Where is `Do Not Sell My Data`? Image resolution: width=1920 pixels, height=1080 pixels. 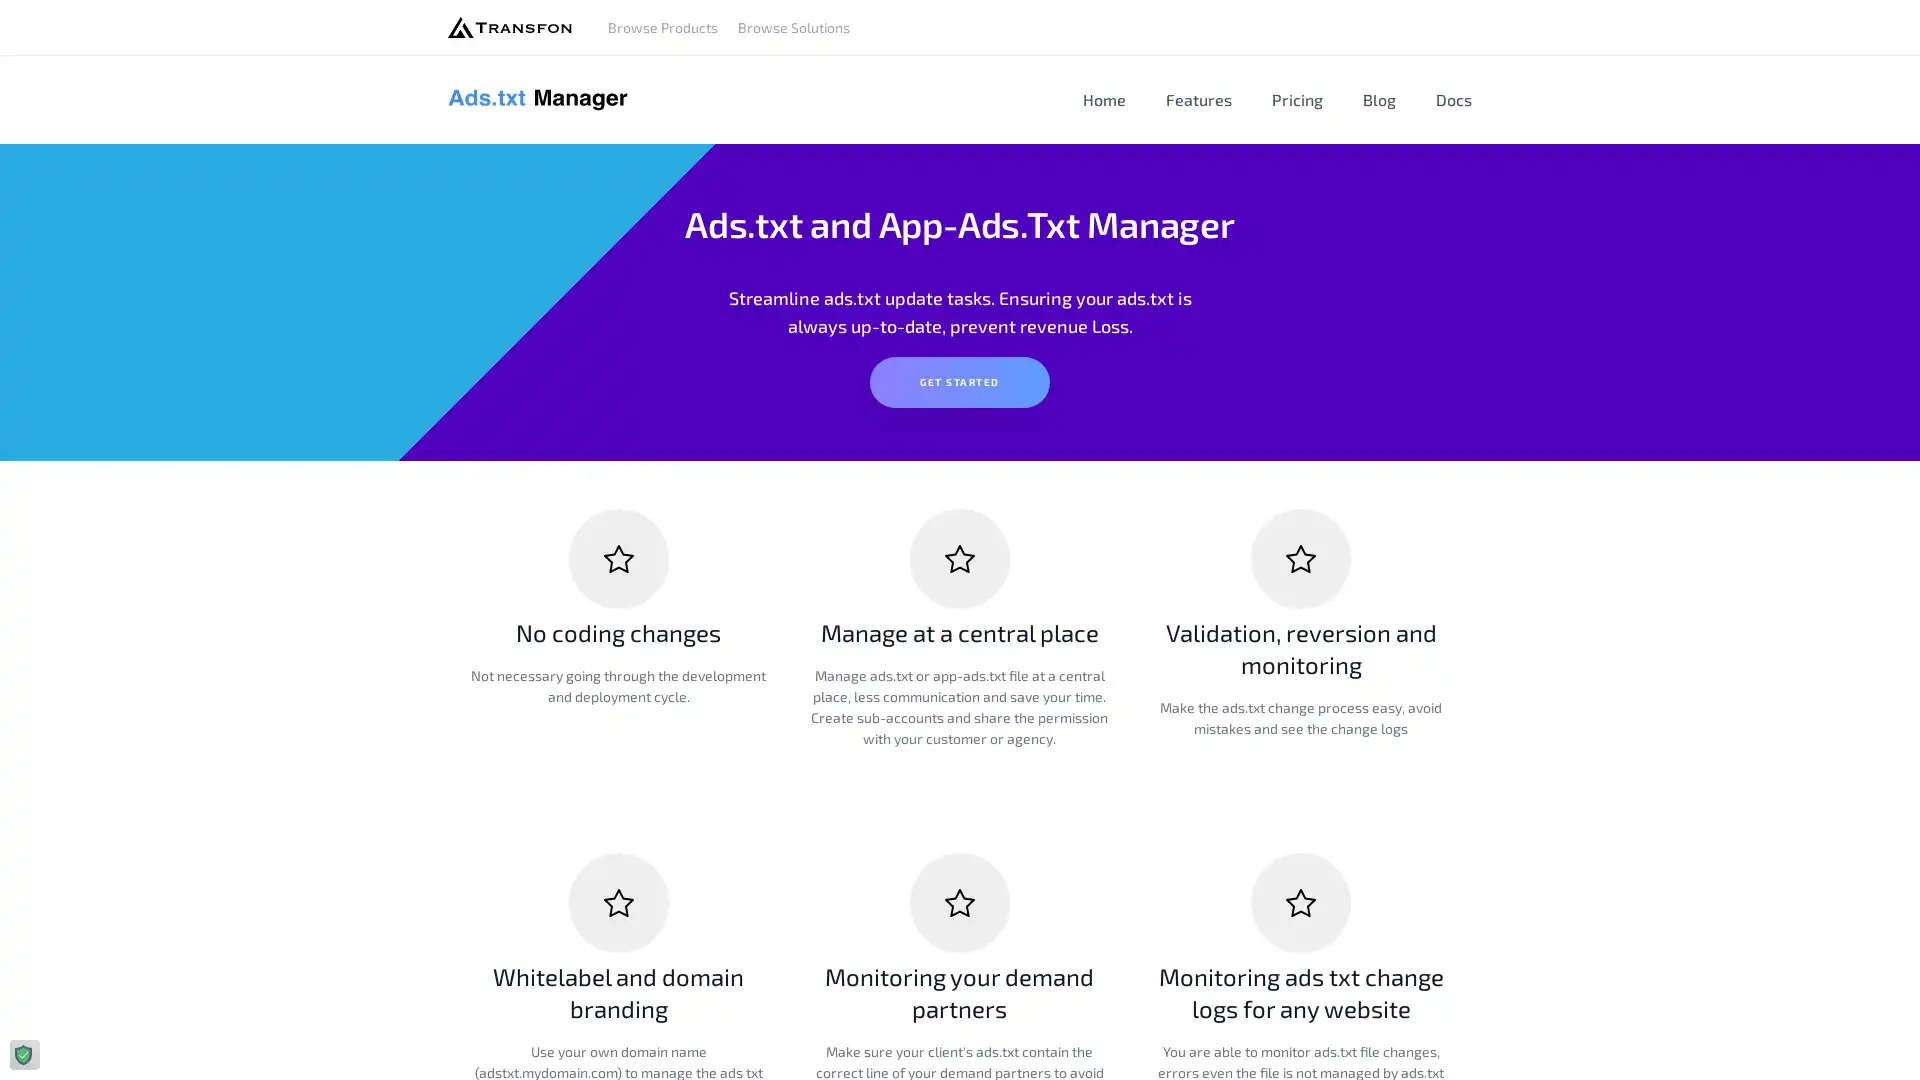 Do Not Sell My Data is located at coordinates (134, 1043).